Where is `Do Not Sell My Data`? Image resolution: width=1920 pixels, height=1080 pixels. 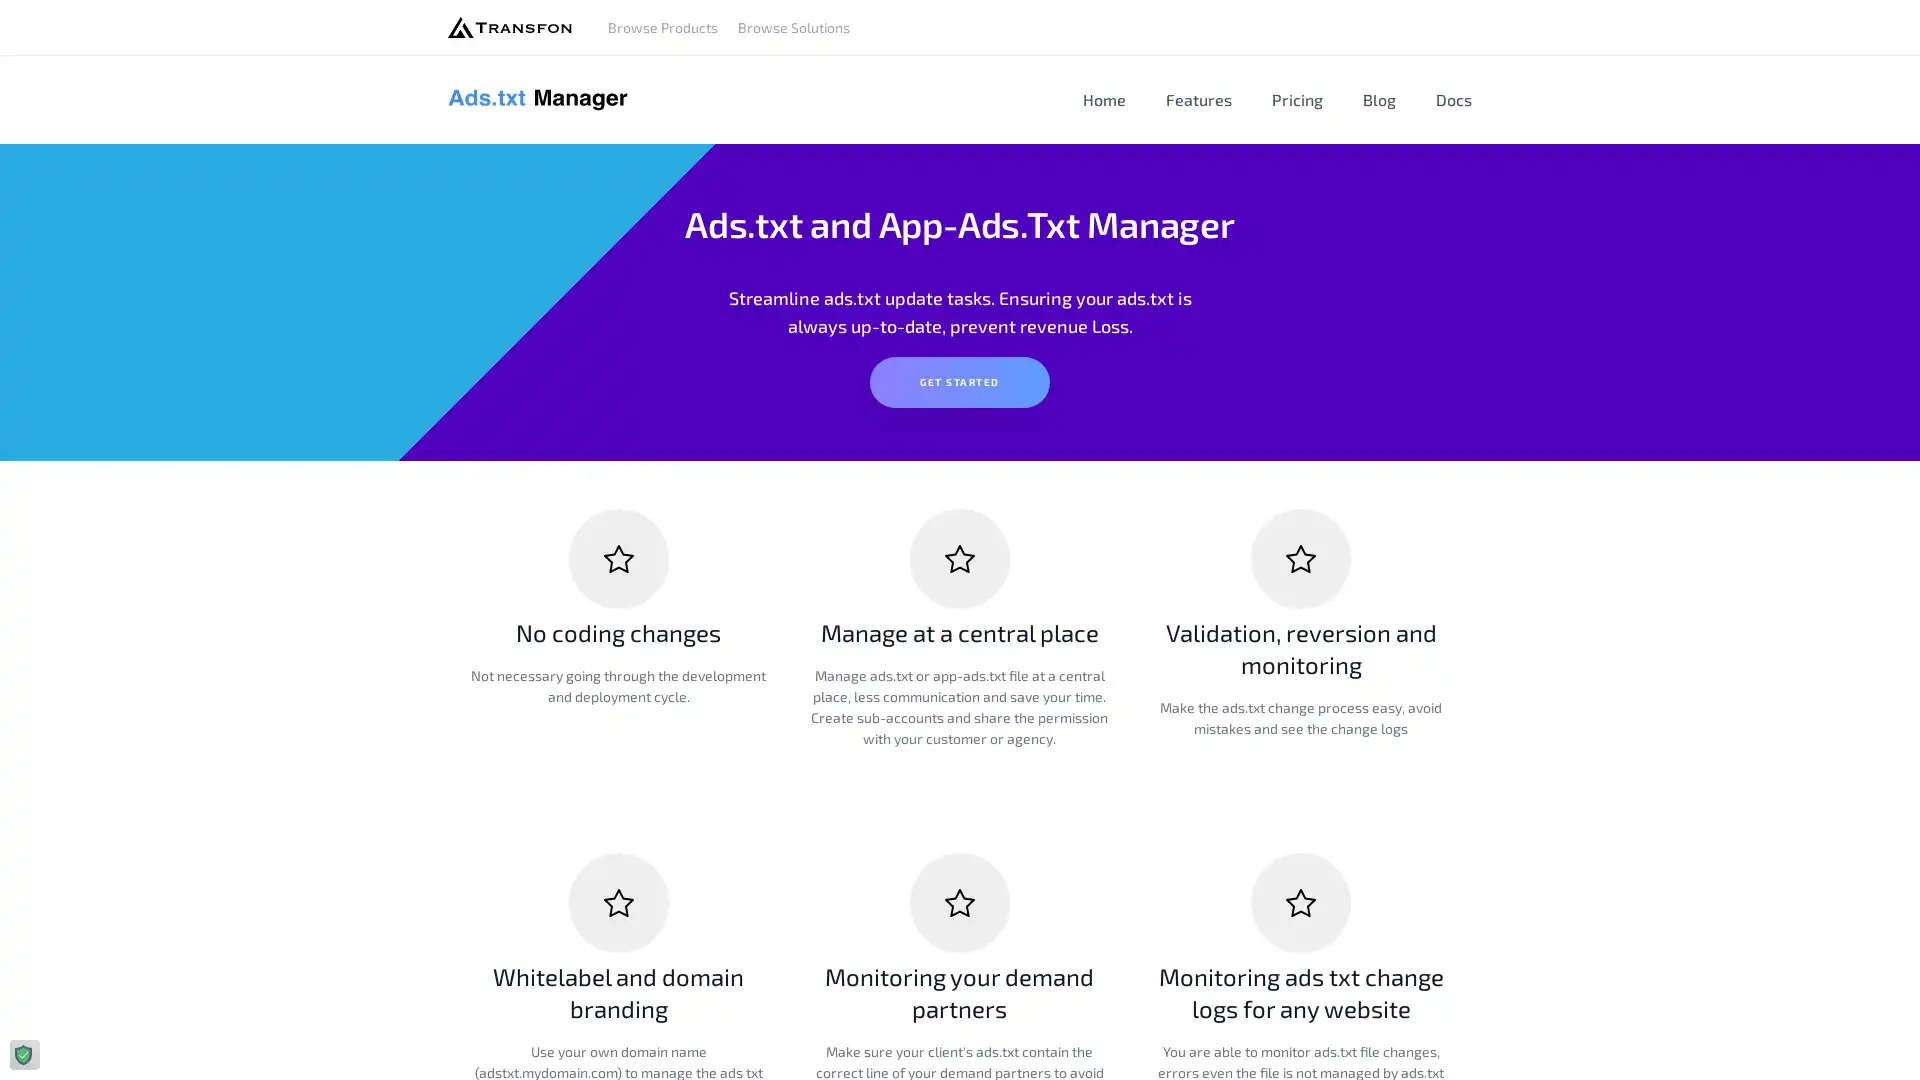 Do Not Sell My Data is located at coordinates (134, 1043).